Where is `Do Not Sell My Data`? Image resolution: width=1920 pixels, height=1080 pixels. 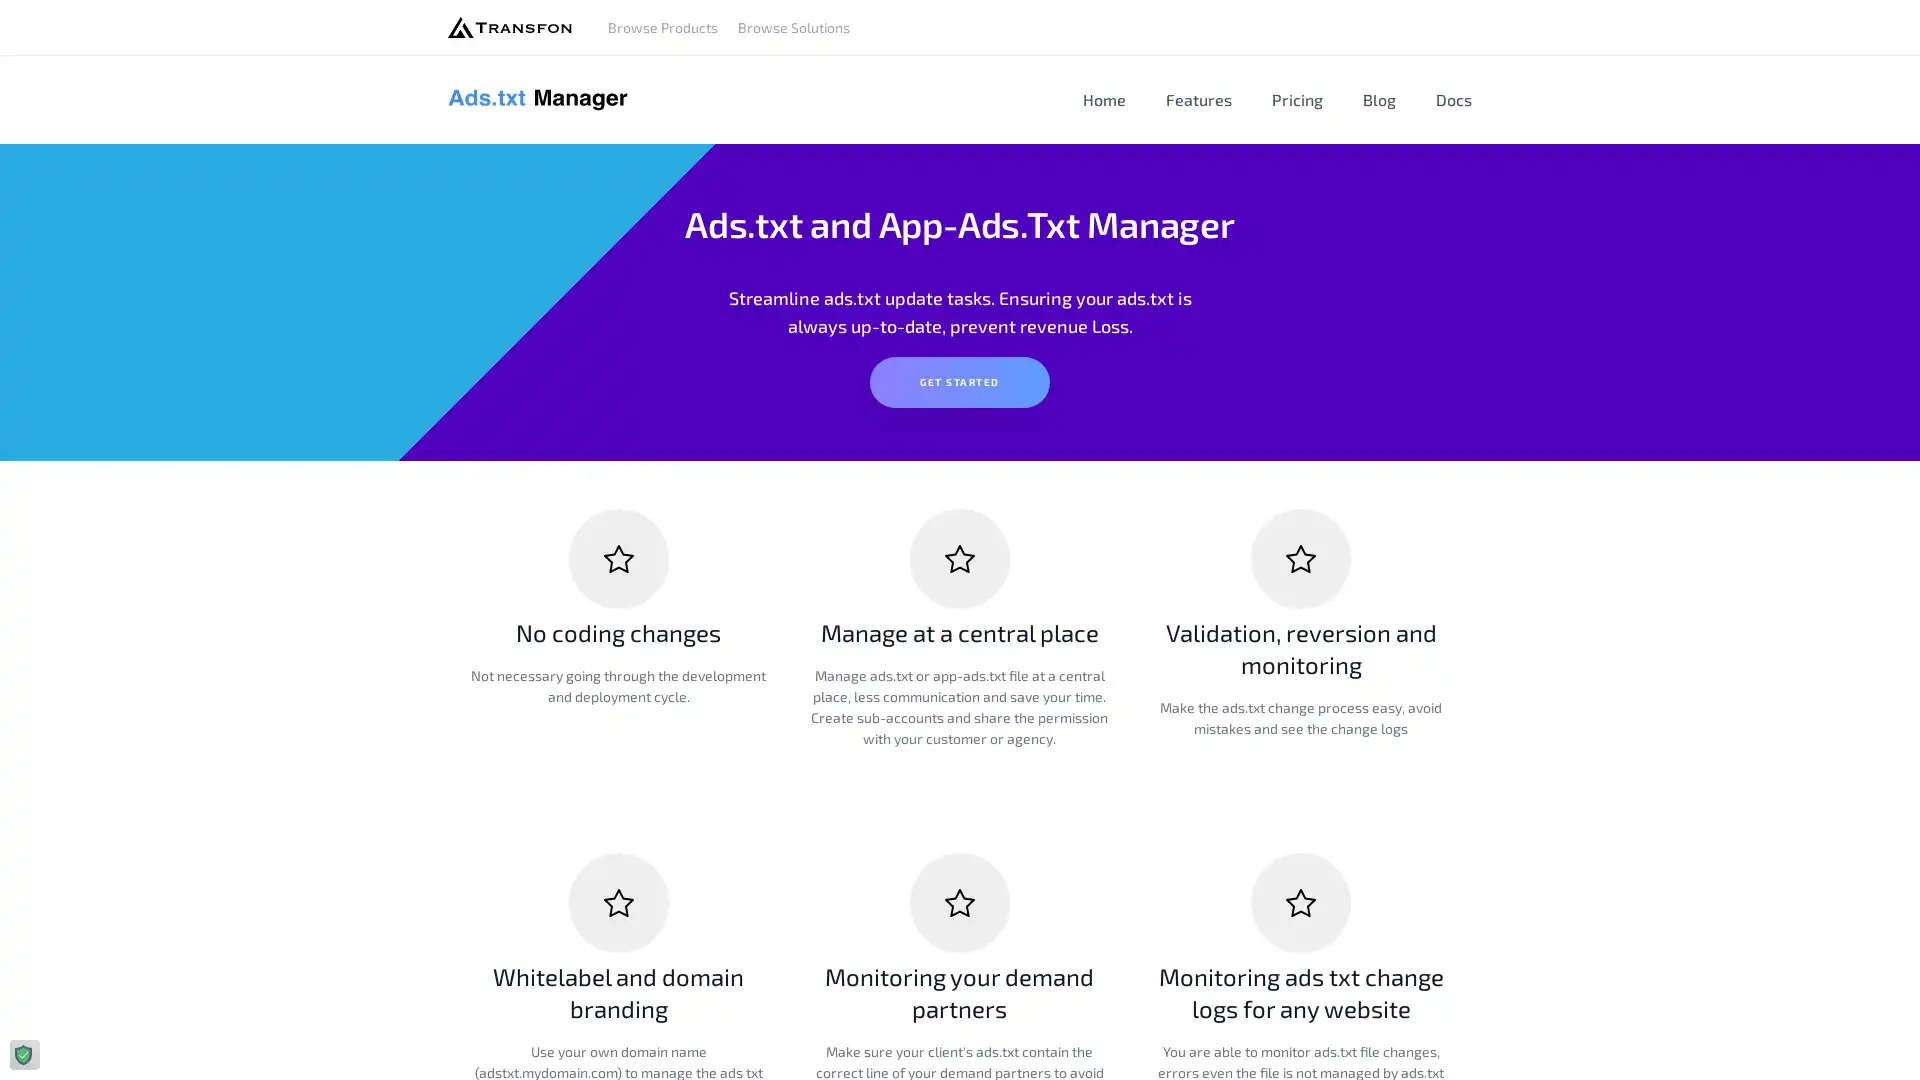 Do Not Sell My Data is located at coordinates (134, 1043).